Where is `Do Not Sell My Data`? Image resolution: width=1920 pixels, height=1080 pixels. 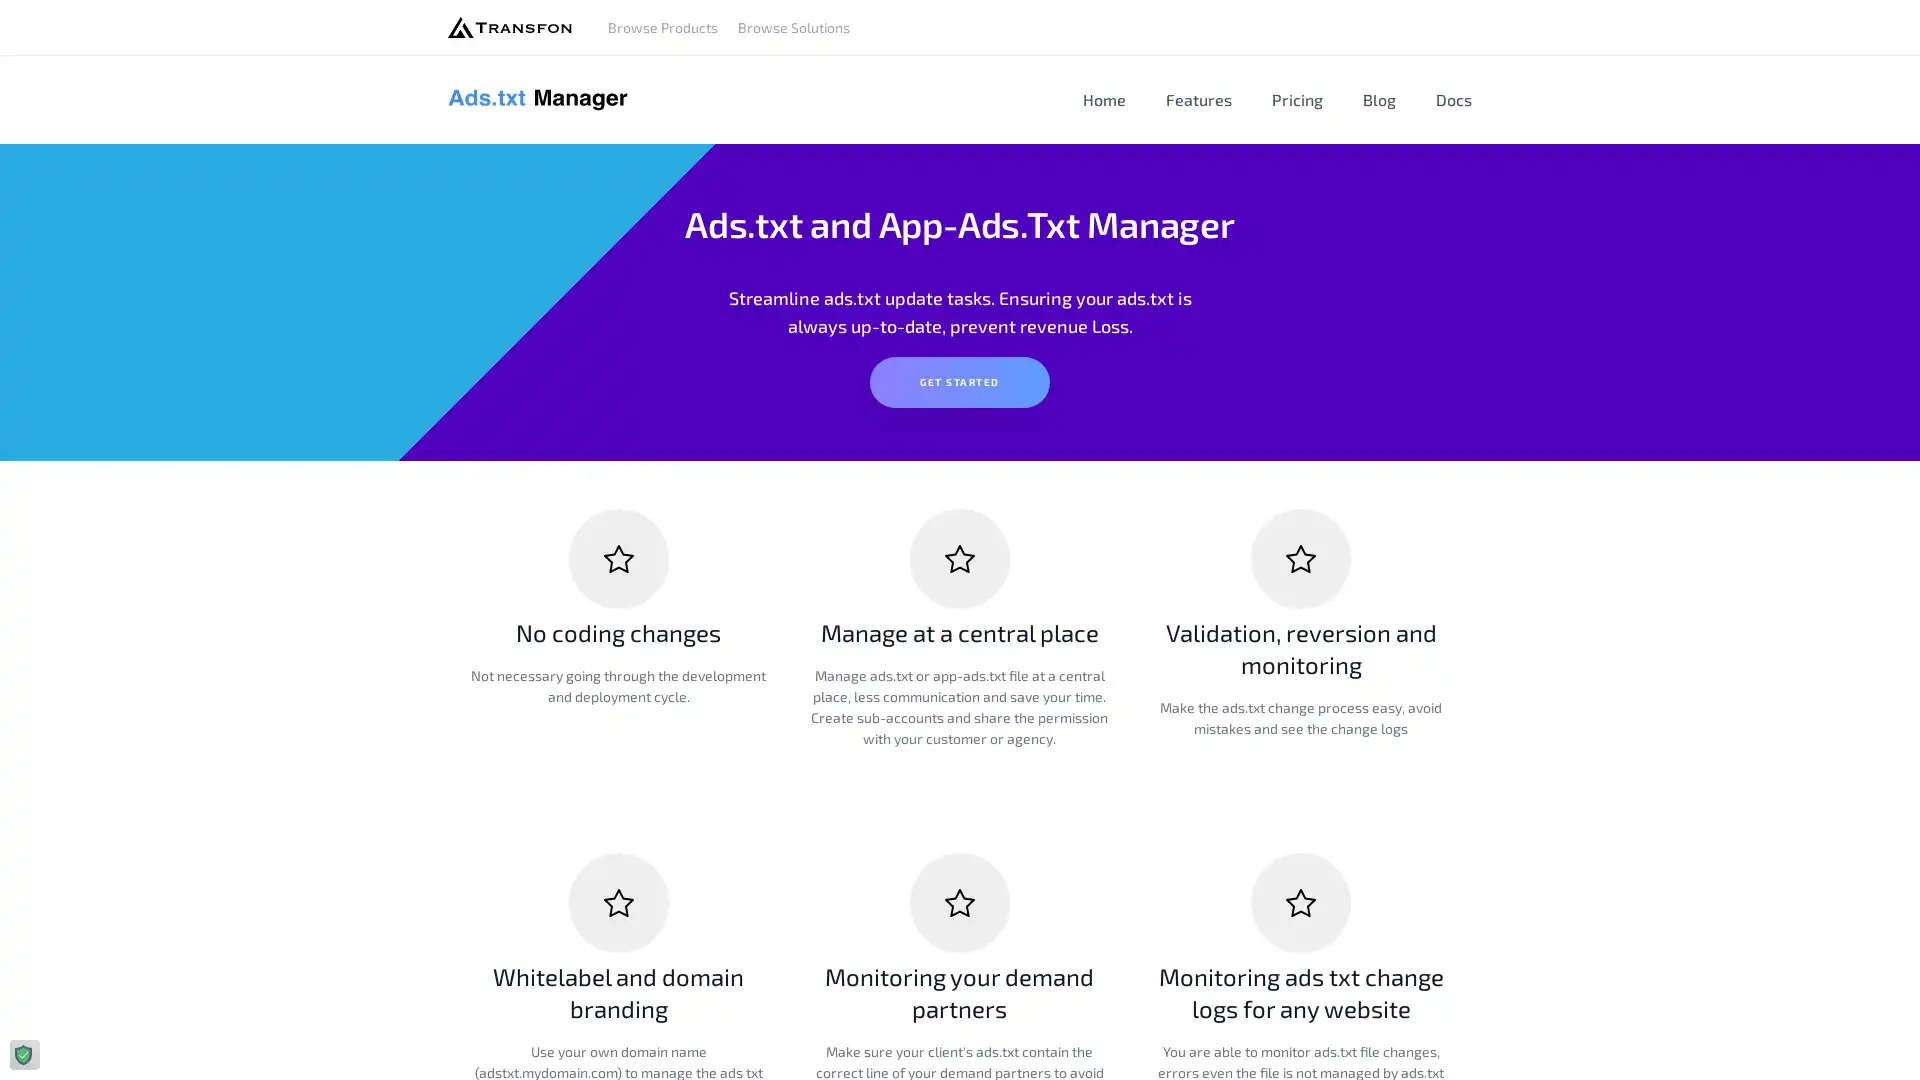 Do Not Sell My Data is located at coordinates (134, 1043).